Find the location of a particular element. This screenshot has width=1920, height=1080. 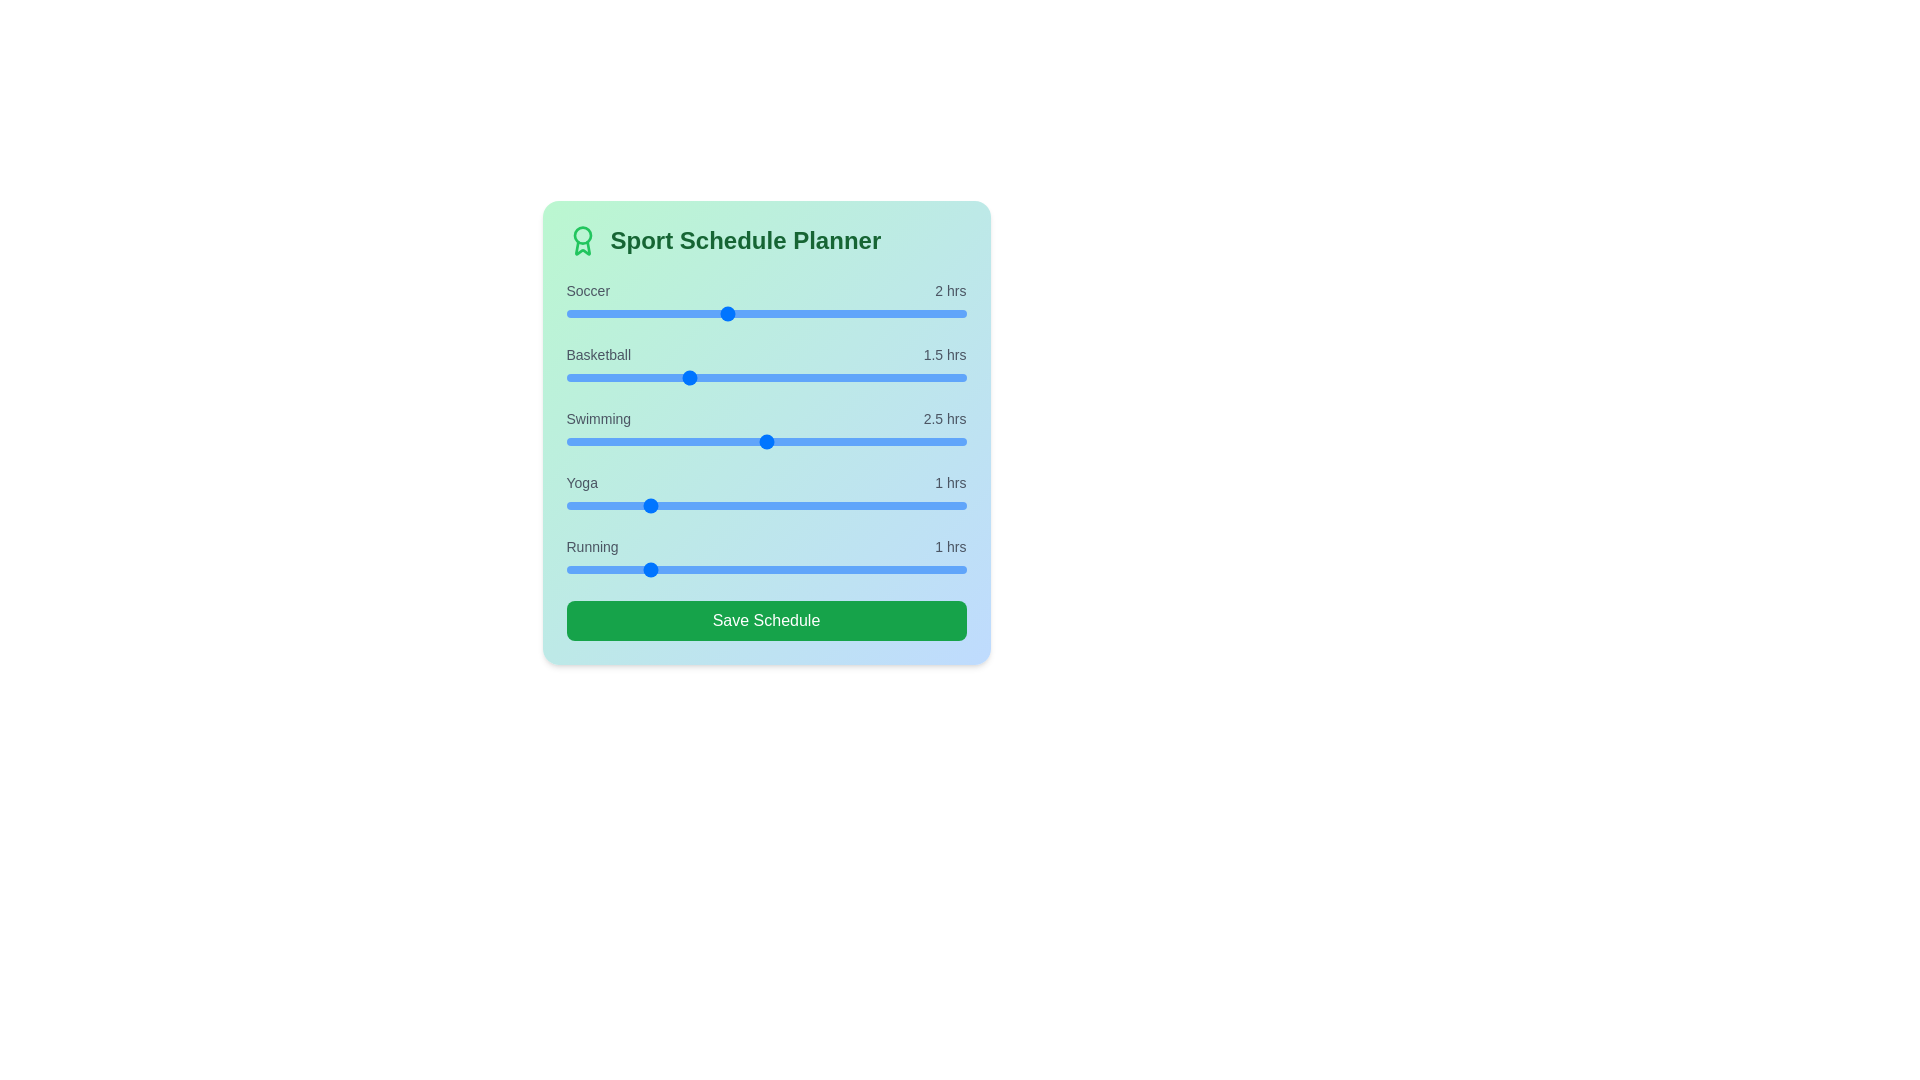

'Save Schedule' button to save the schedule is located at coordinates (765, 620).